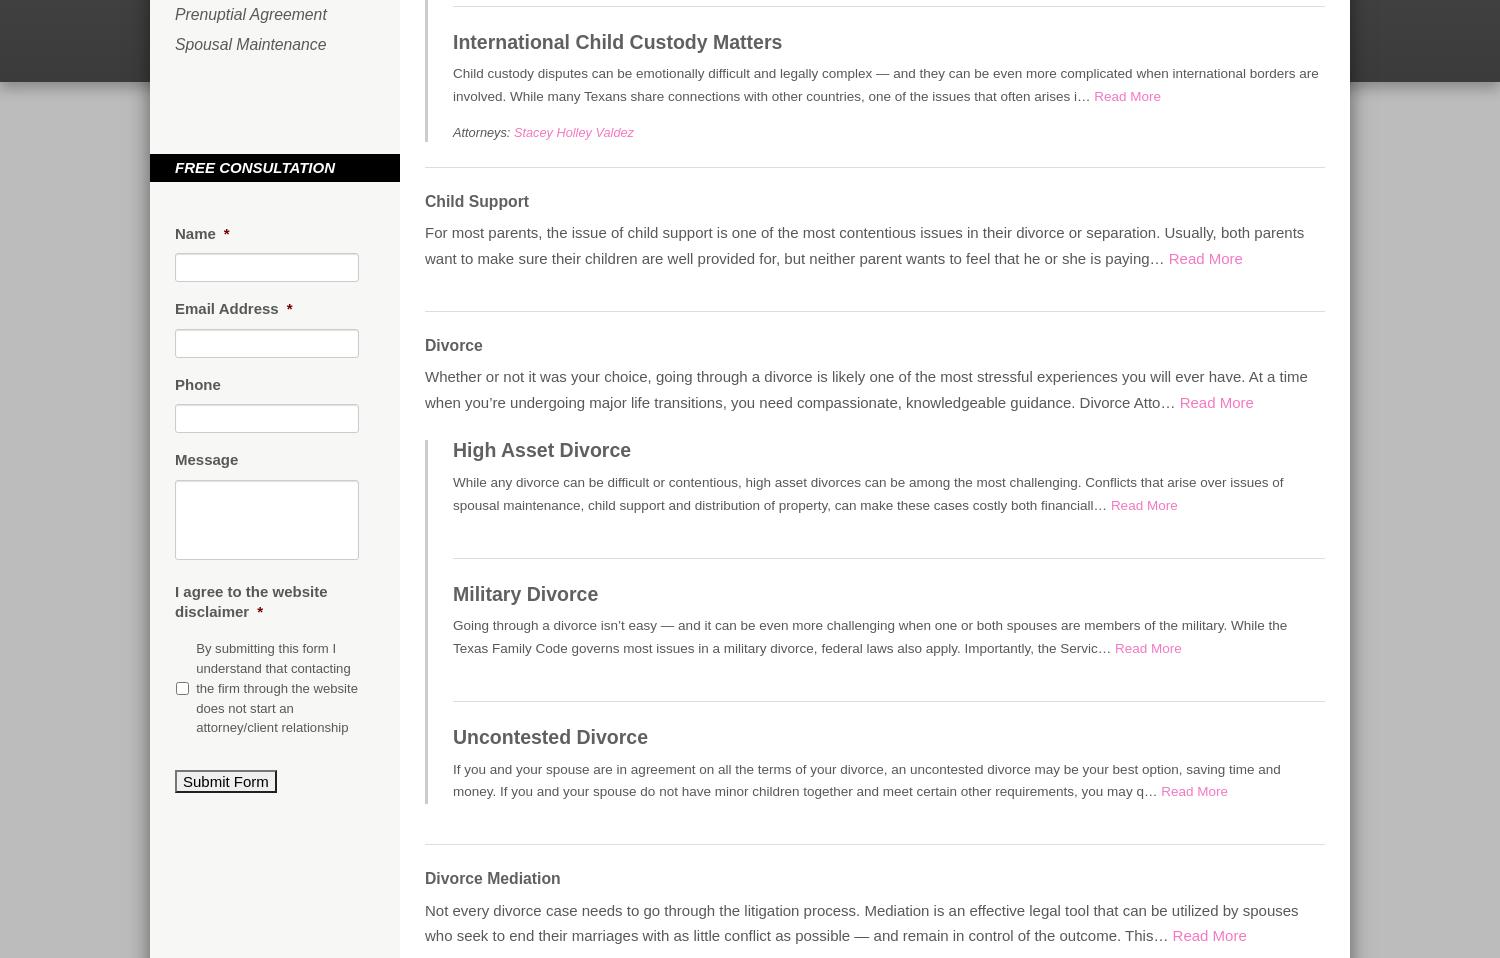  I want to click on 'Prenuptial Agreement', so click(250, 13).